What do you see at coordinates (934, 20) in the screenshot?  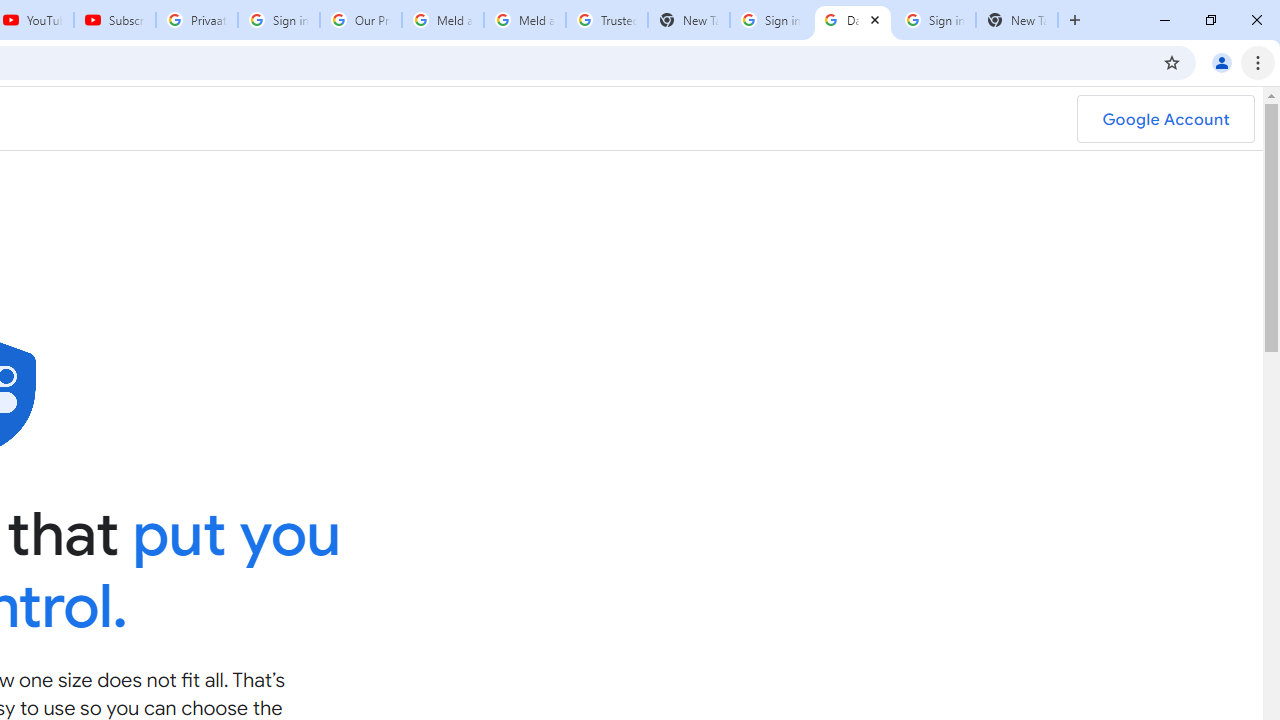 I see `'Sign in - Google Accounts'` at bounding box center [934, 20].